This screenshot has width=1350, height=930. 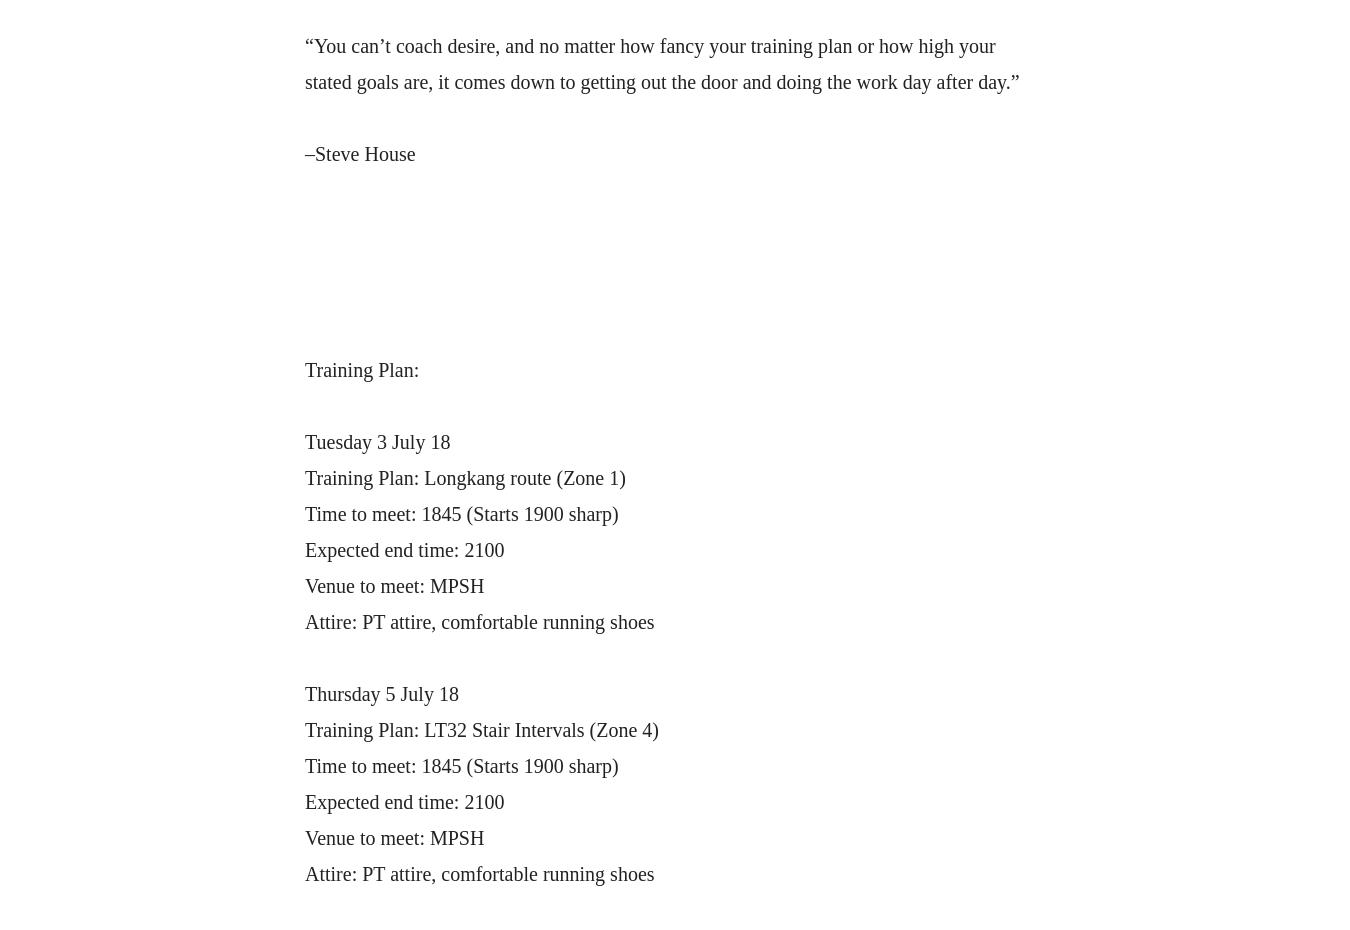 I want to click on '“You can’t coach desire, and no matter how fancy your training plan or how high your stated goals are, it comes down to getting out the door and doing the work day after day.”', so click(x=662, y=62).